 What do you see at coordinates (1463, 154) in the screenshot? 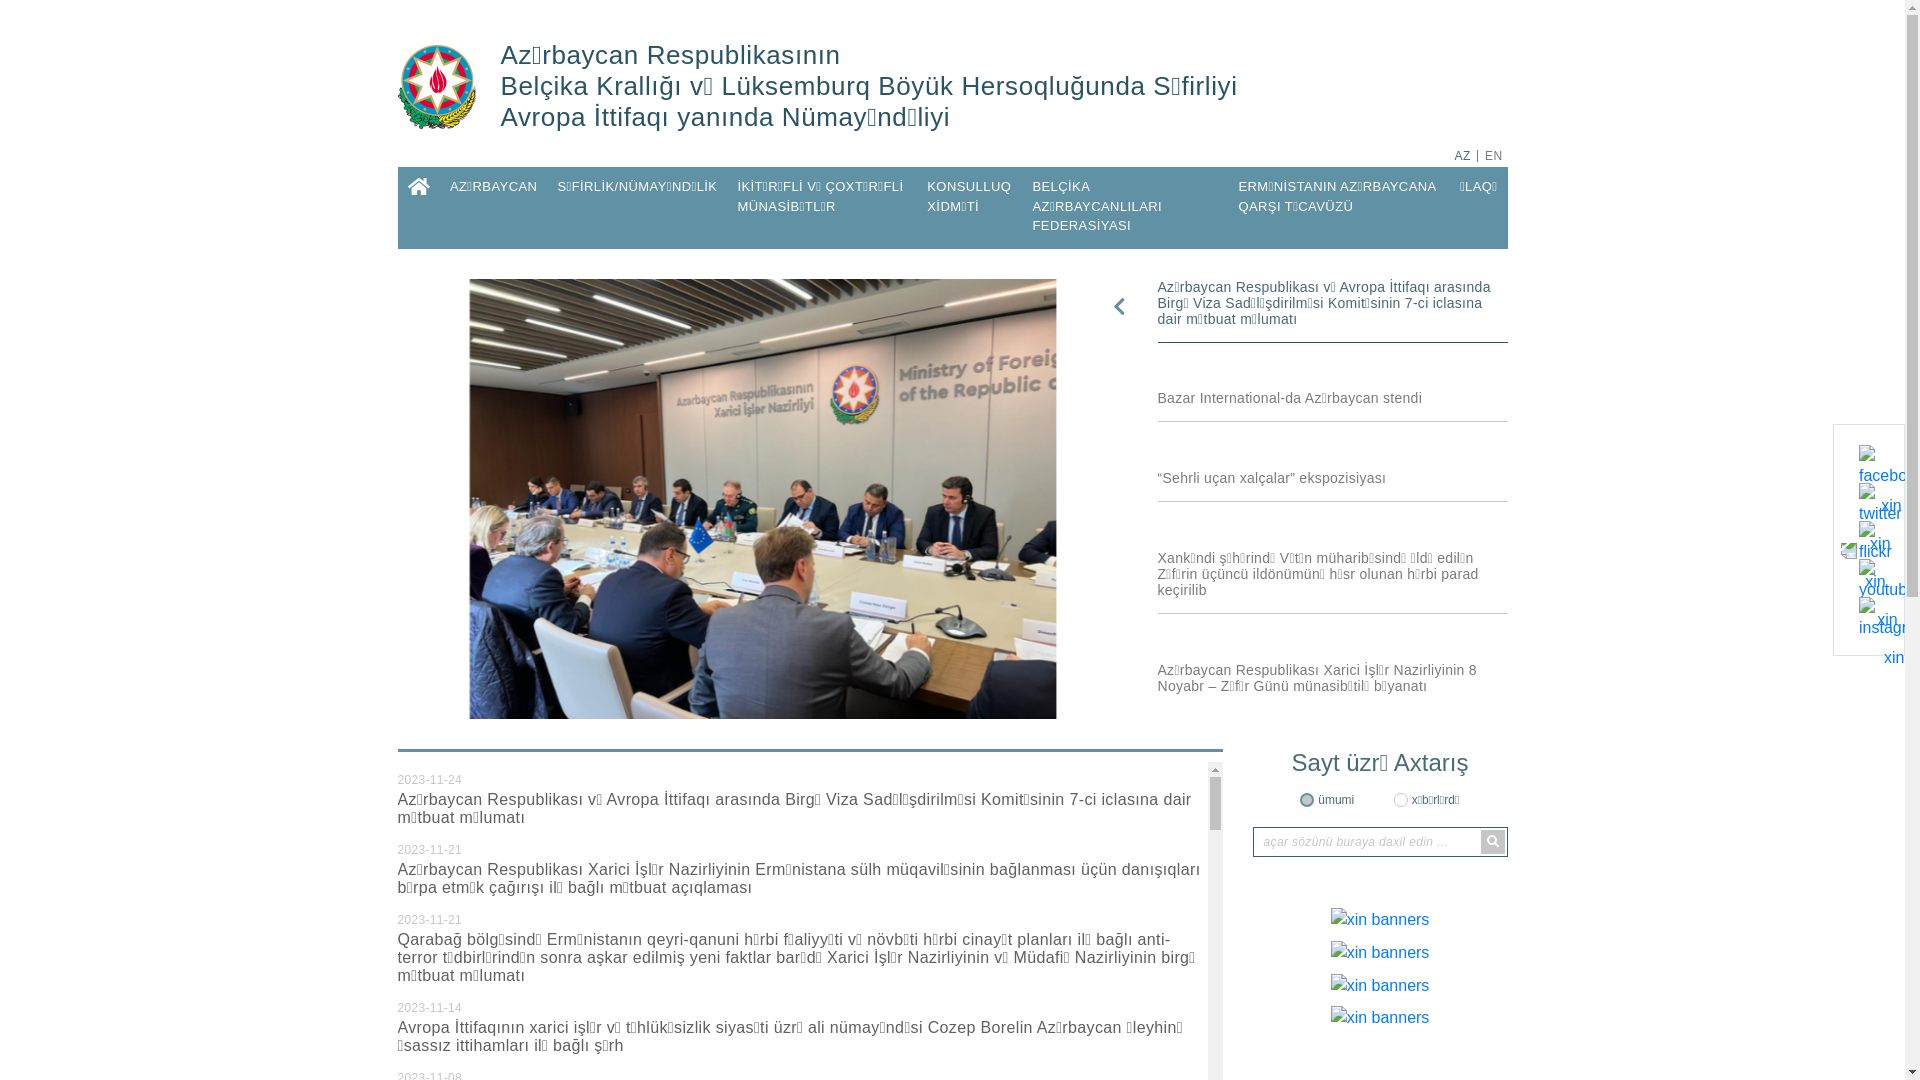
I see `'AZ'` at bounding box center [1463, 154].